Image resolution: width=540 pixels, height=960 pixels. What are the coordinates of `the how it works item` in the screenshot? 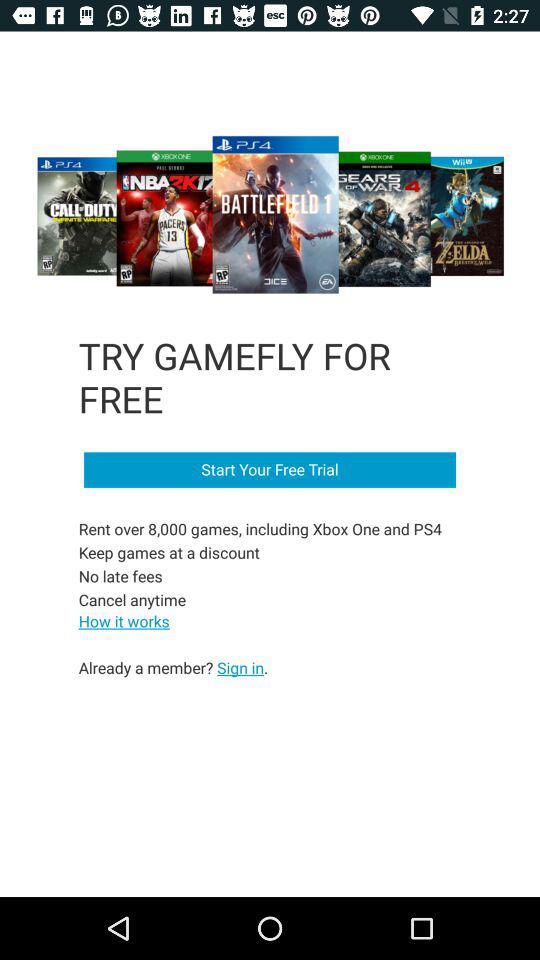 It's located at (124, 620).